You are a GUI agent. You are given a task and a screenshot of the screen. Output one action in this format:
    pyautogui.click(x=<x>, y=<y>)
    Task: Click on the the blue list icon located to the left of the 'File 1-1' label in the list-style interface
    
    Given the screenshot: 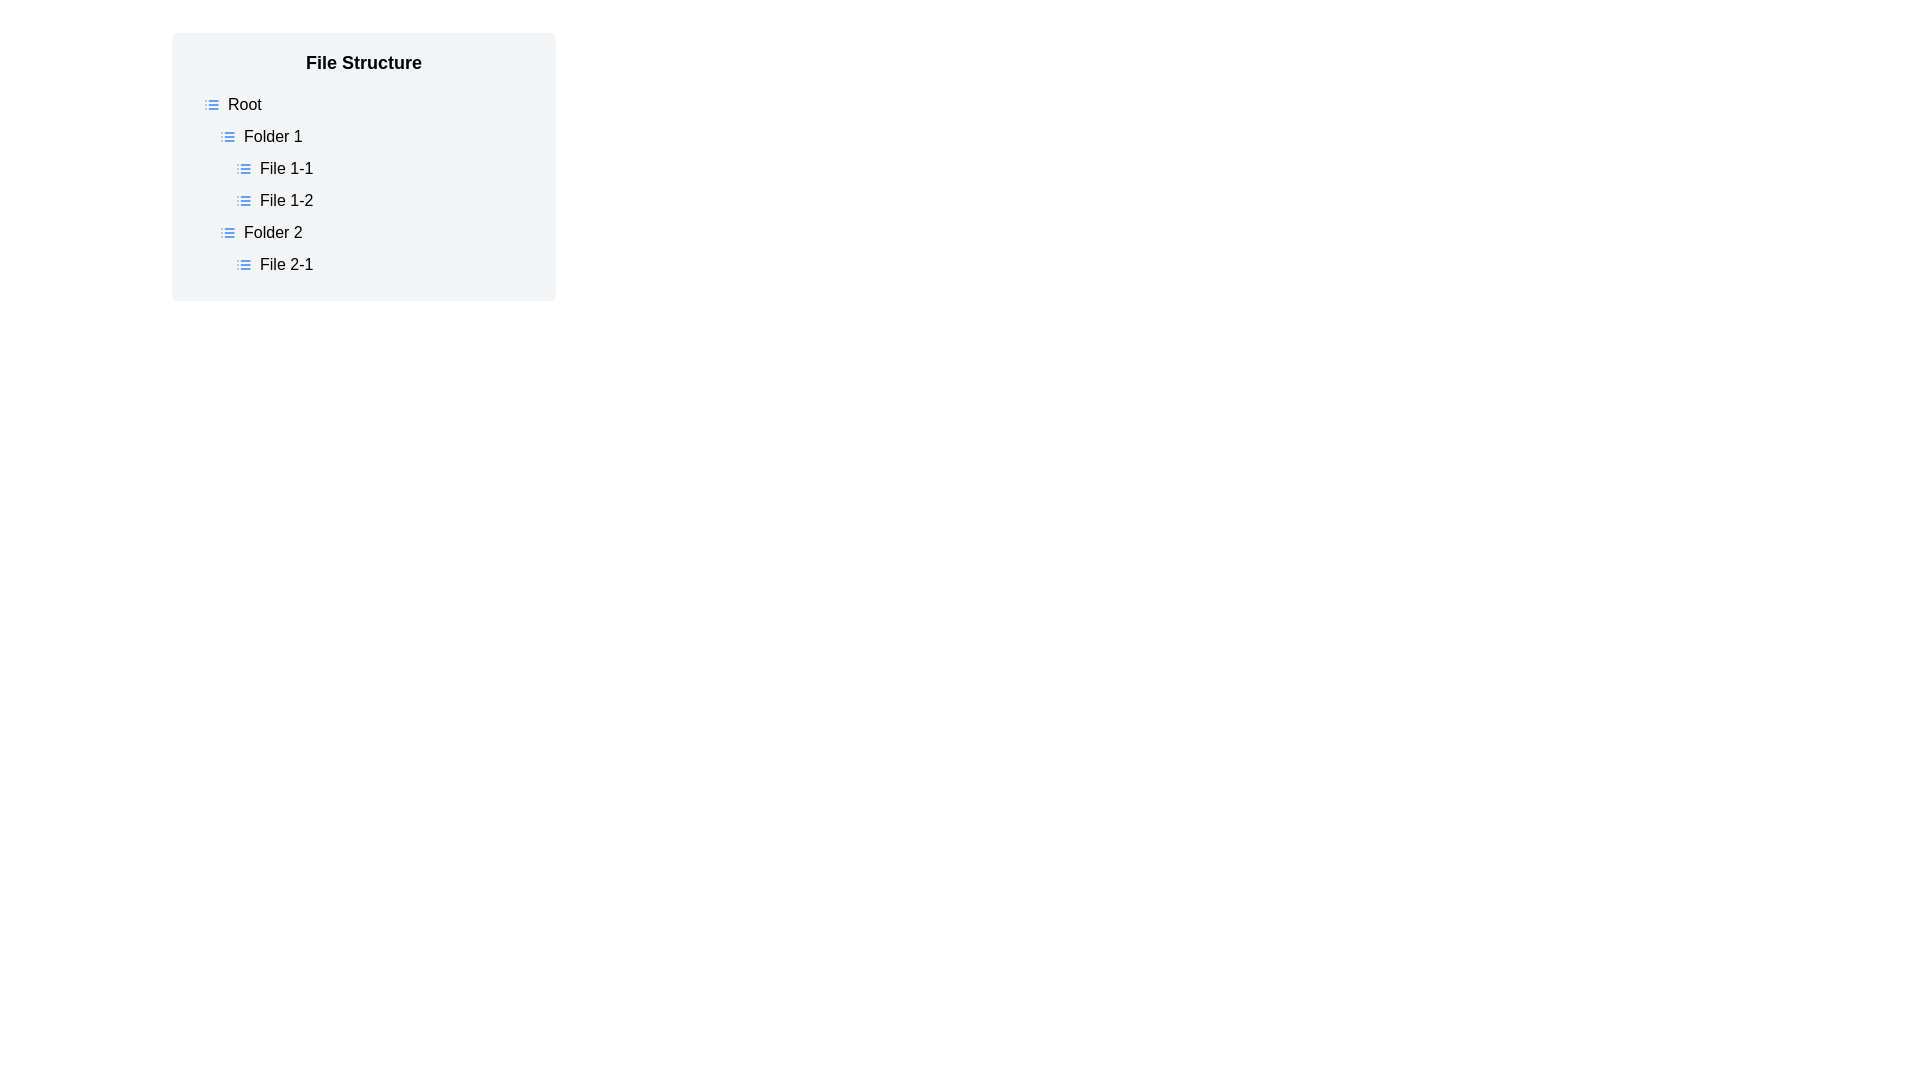 What is the action you would take?
    pyautogui.click(x=243, y=168)
    